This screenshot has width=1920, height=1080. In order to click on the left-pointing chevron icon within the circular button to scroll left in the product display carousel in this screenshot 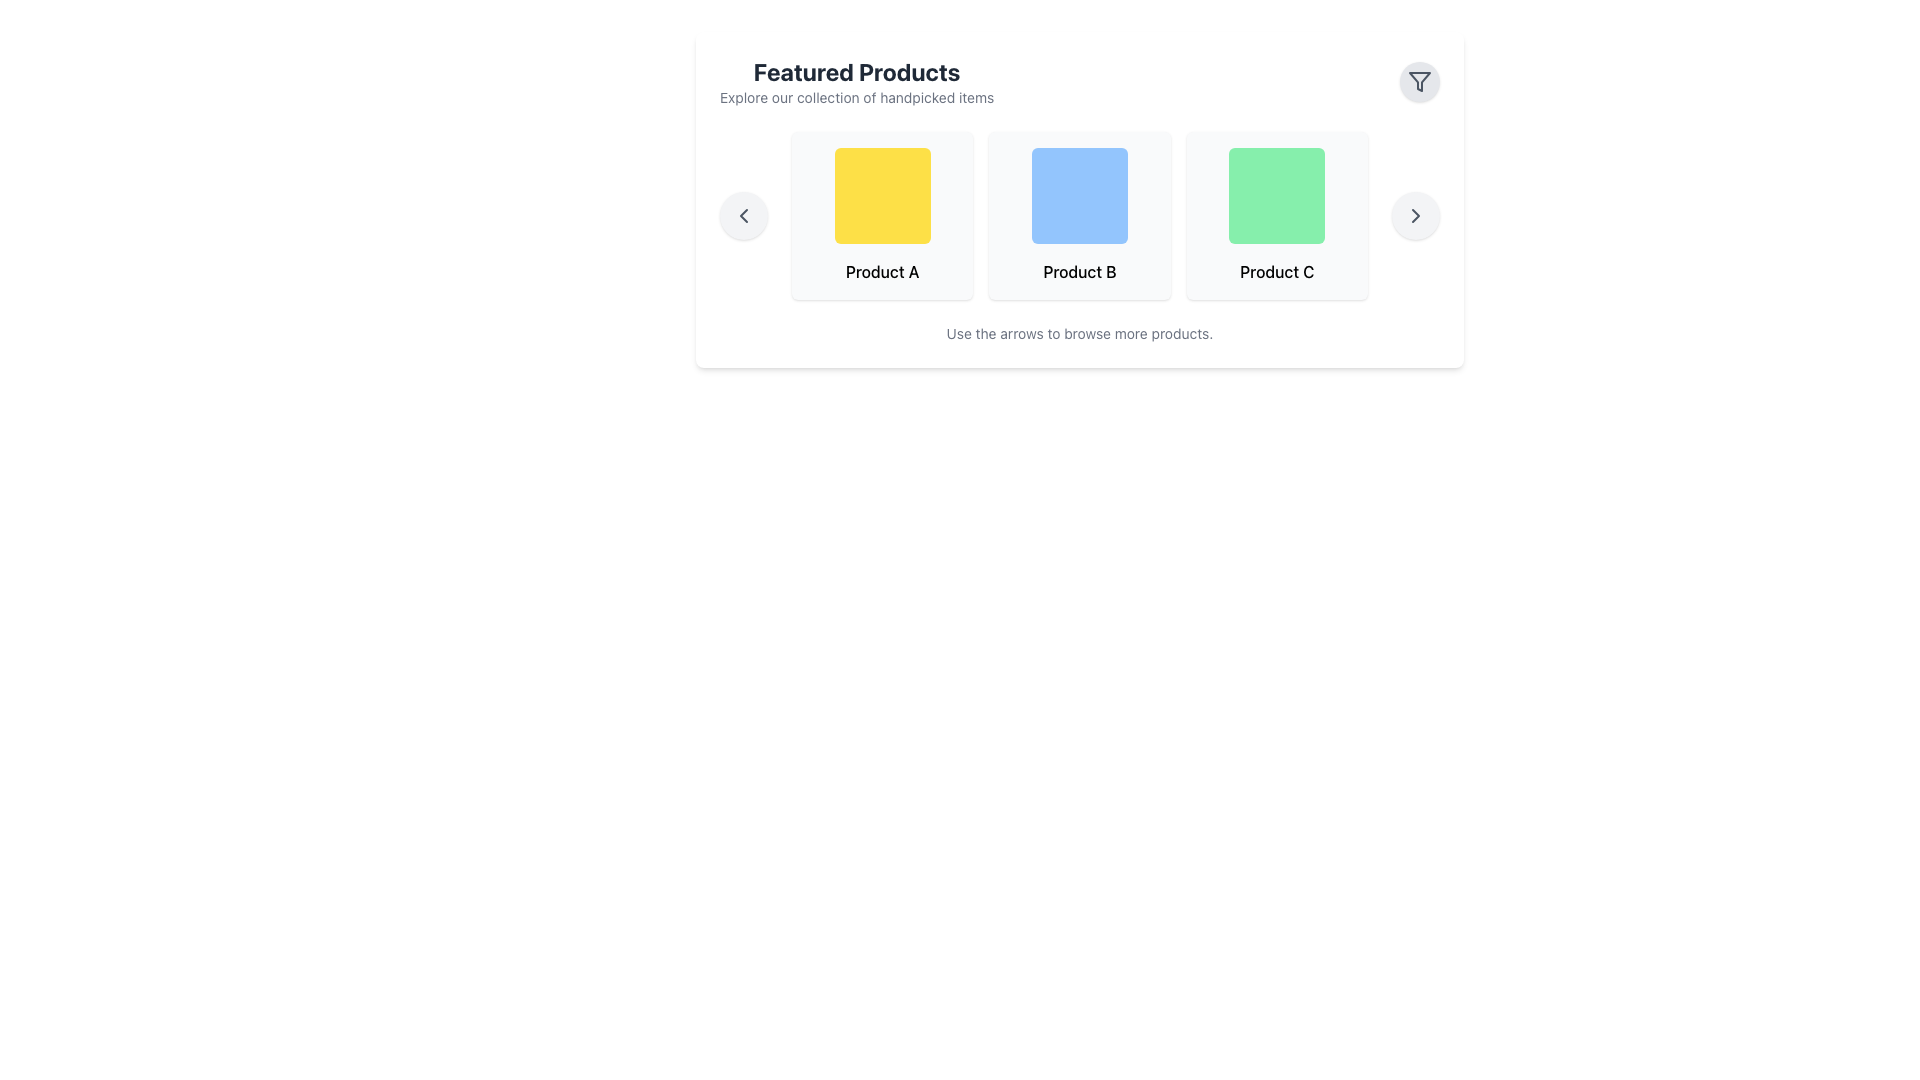, I will do `click(743, 216)`.